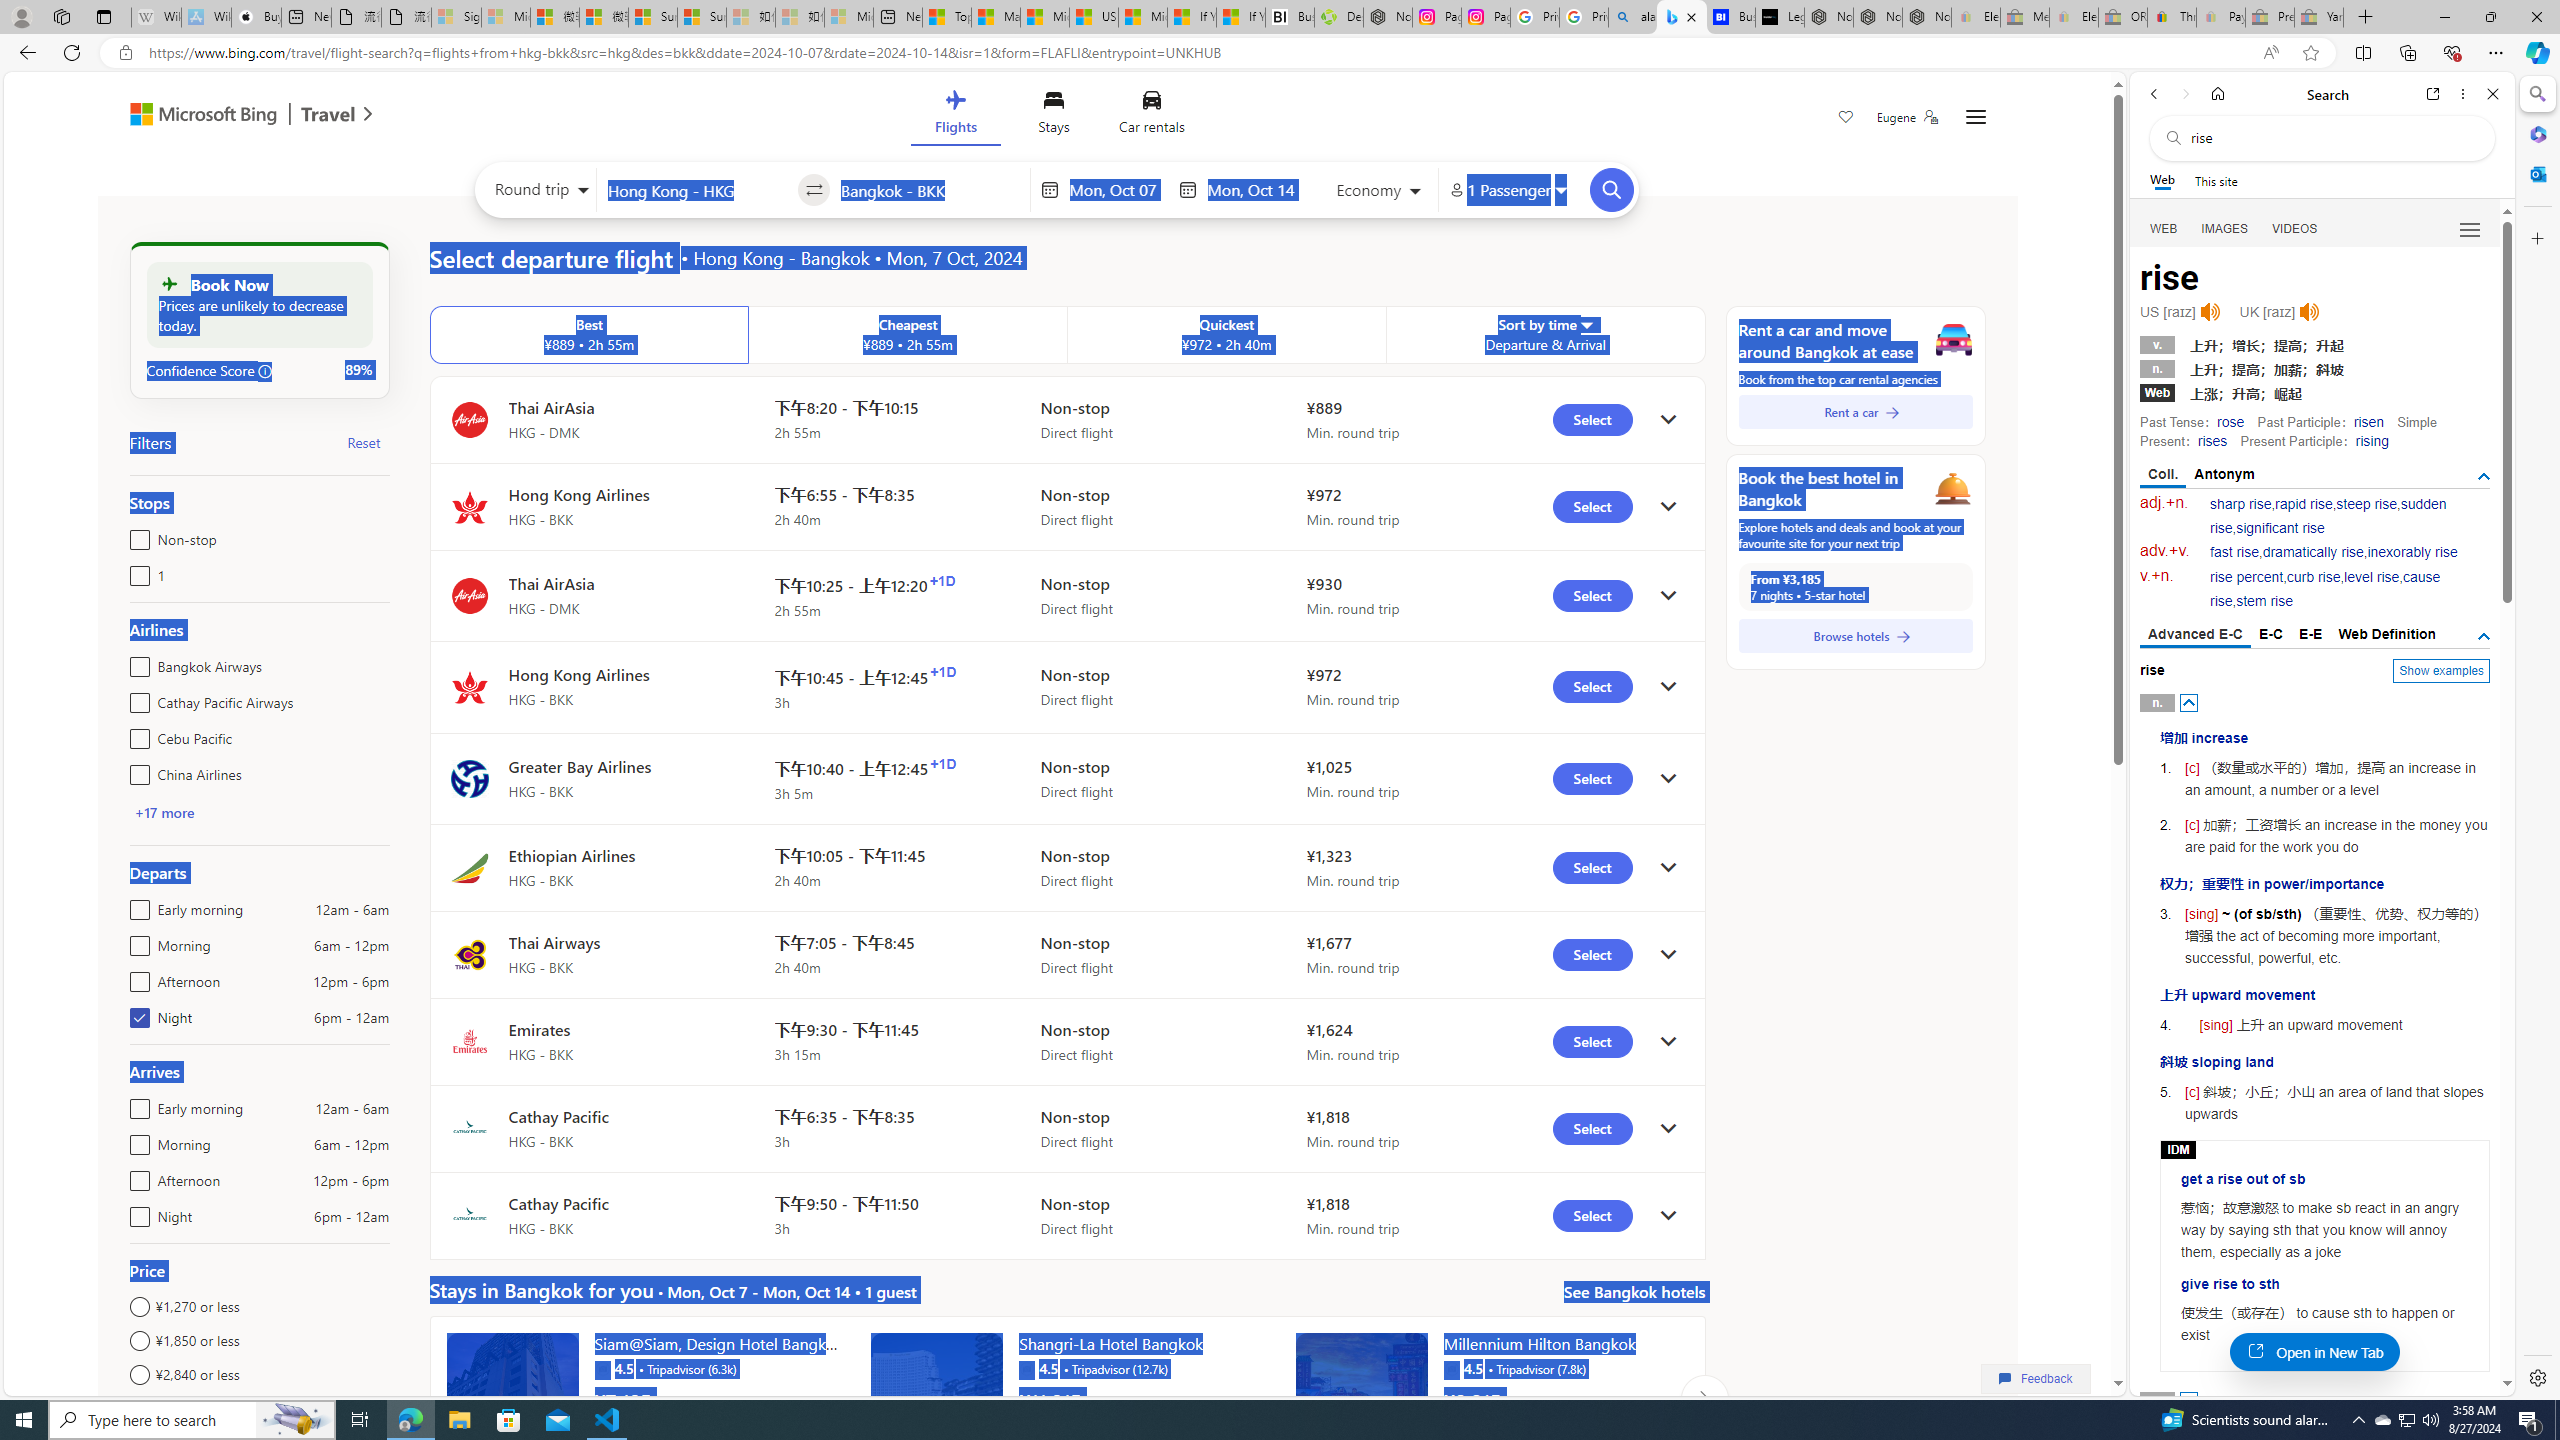  Describe the element at coordinates (1361, 1397) in the screenshot. I see `'hotel card image'` at that location.